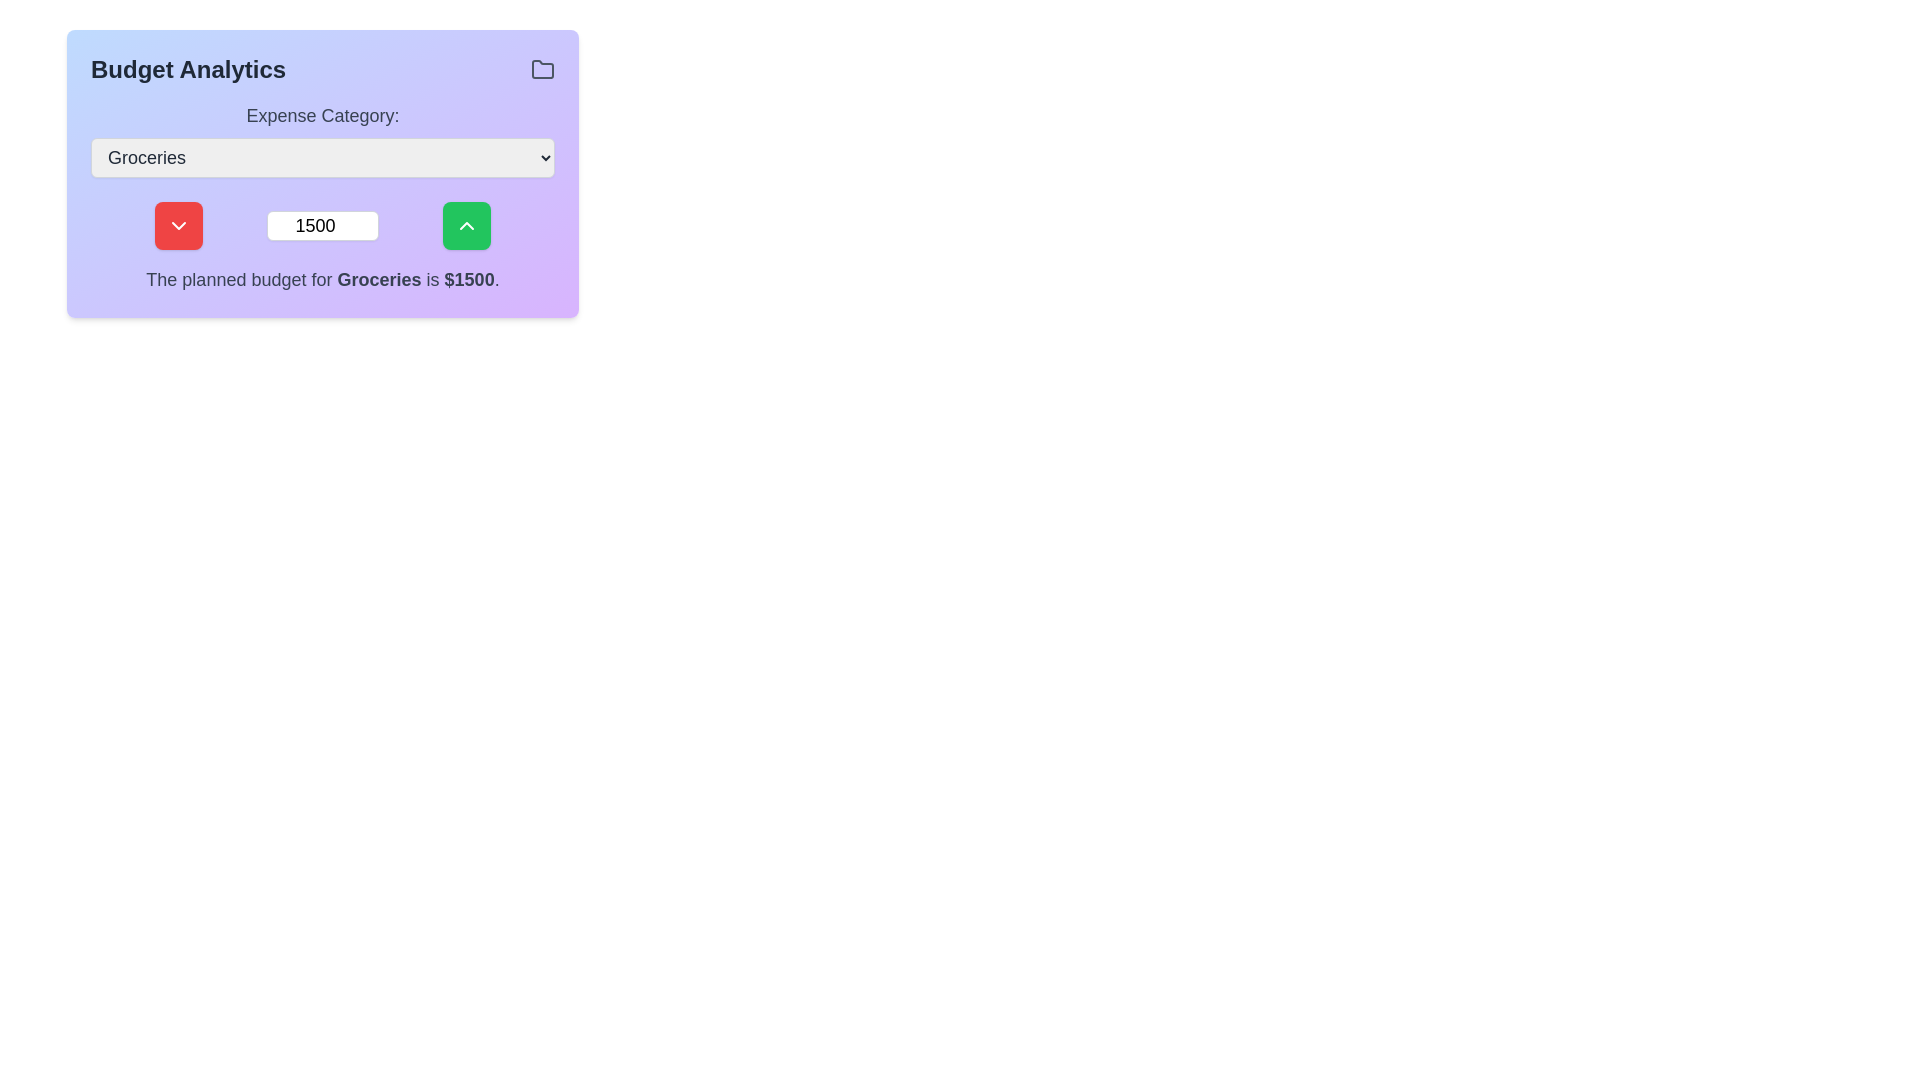 This screenshot has width=1920, height=1080. Describe the element at coordinates (178, 225) in the screenshot. I see `the decrement icon located to the left of the numeric input field below the 'Expense Category:' dropdown to decrease the number` at that location.